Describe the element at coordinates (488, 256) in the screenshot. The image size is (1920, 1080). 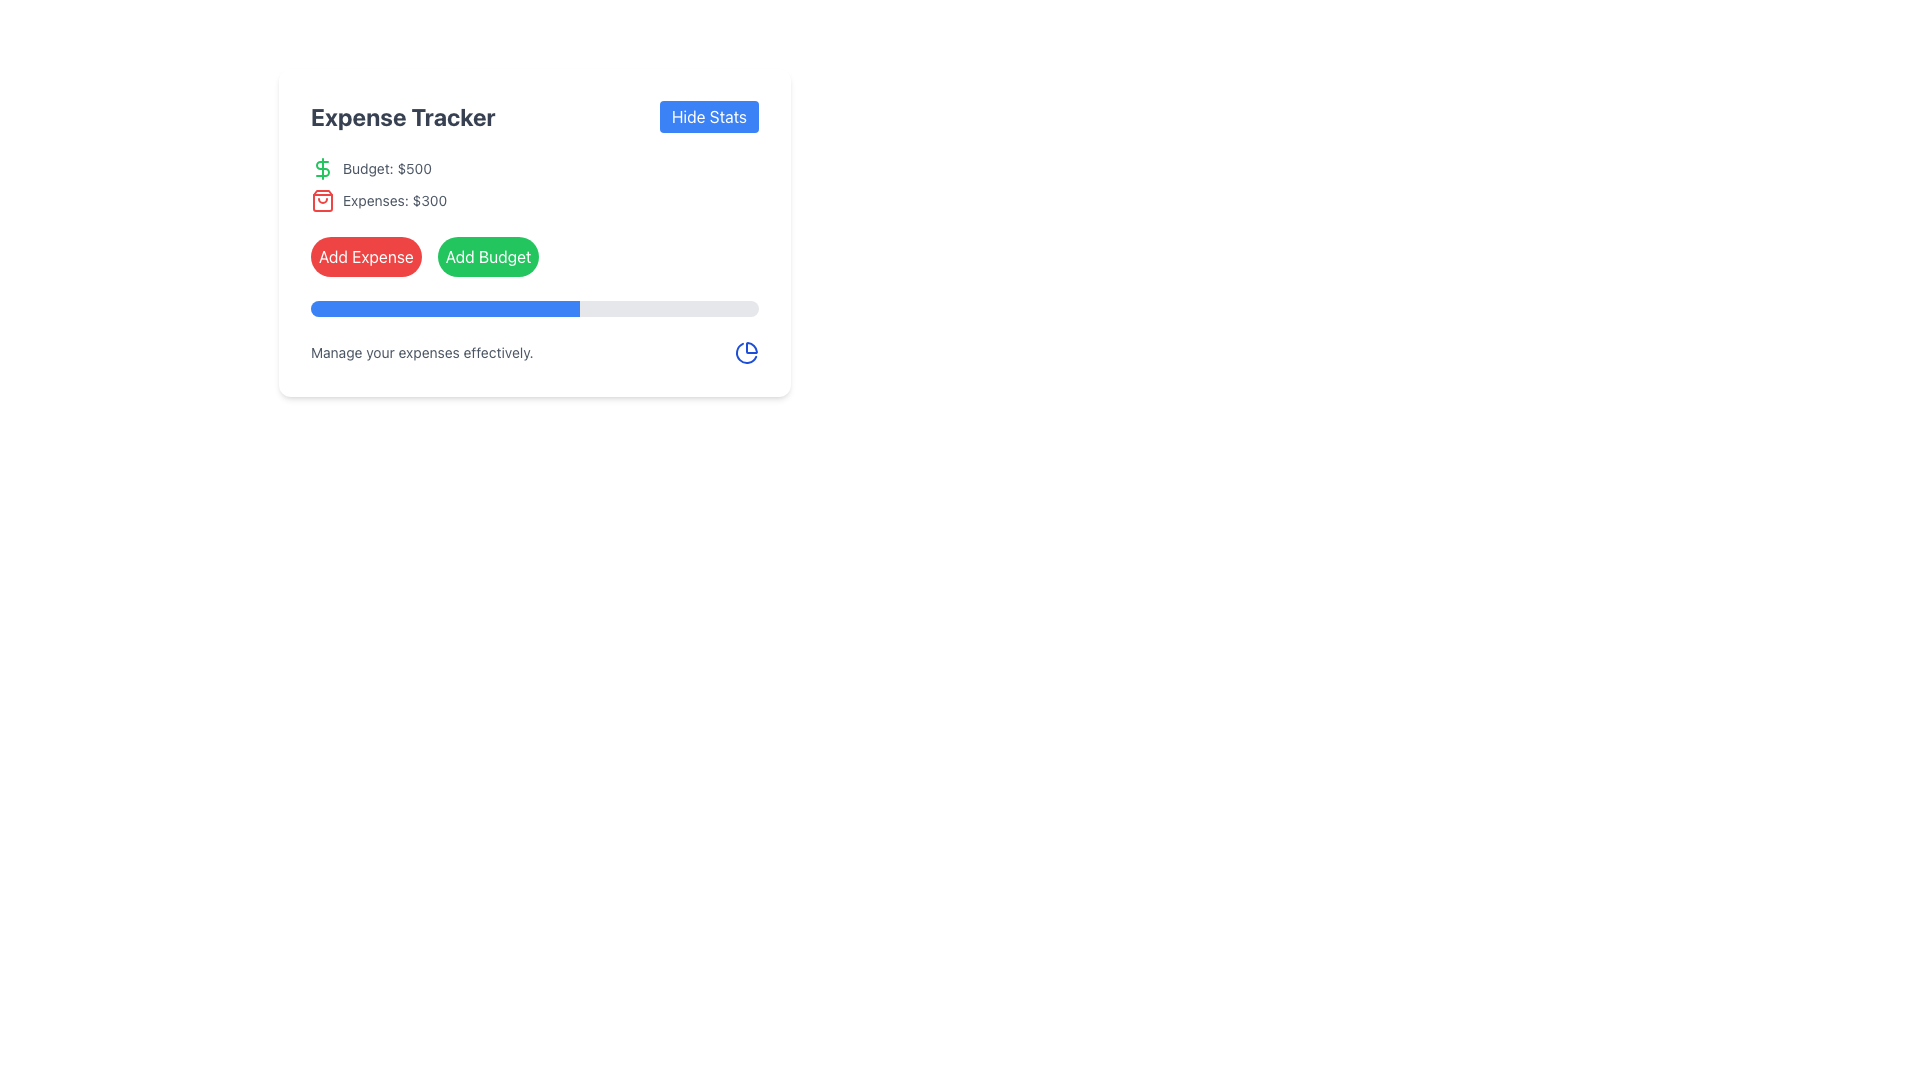
I see `the green circular button labeled 'Add Budget'` at that location.